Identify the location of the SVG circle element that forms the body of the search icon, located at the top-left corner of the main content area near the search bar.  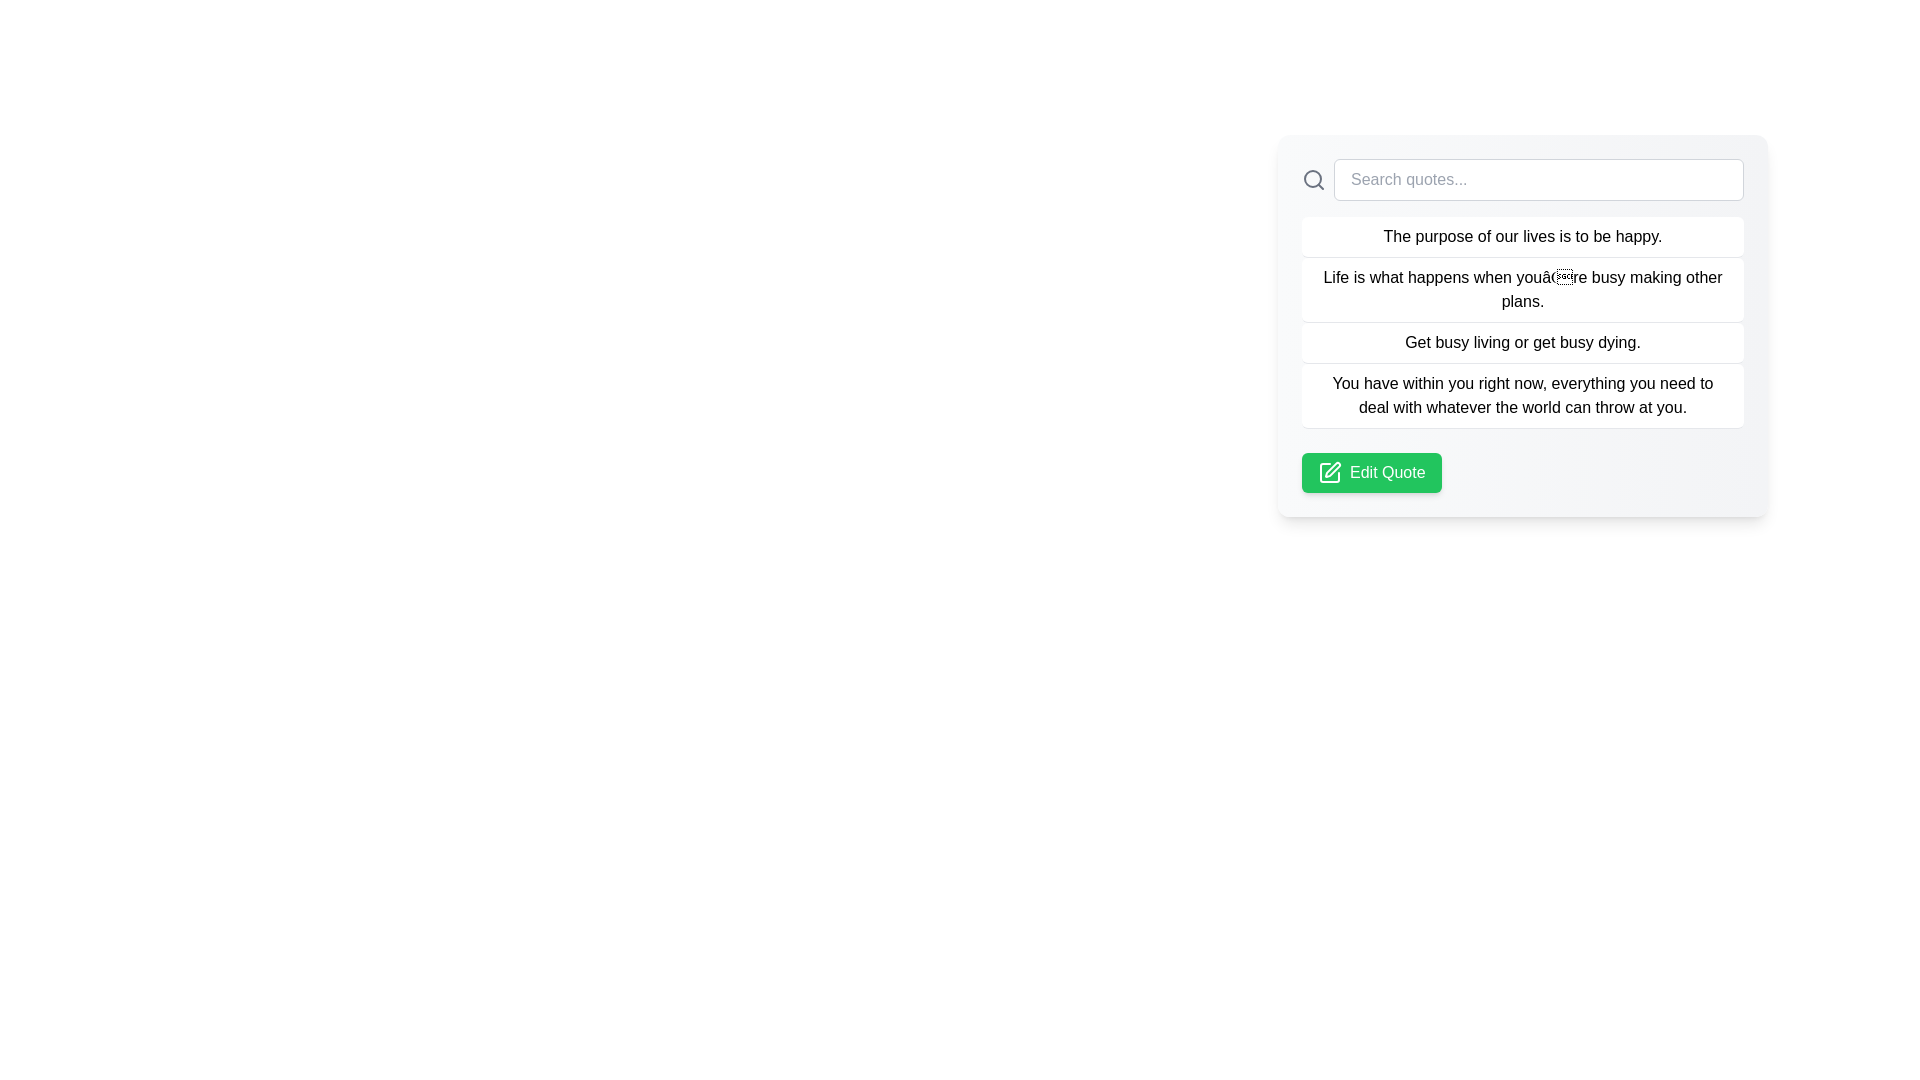
(1313, 177).